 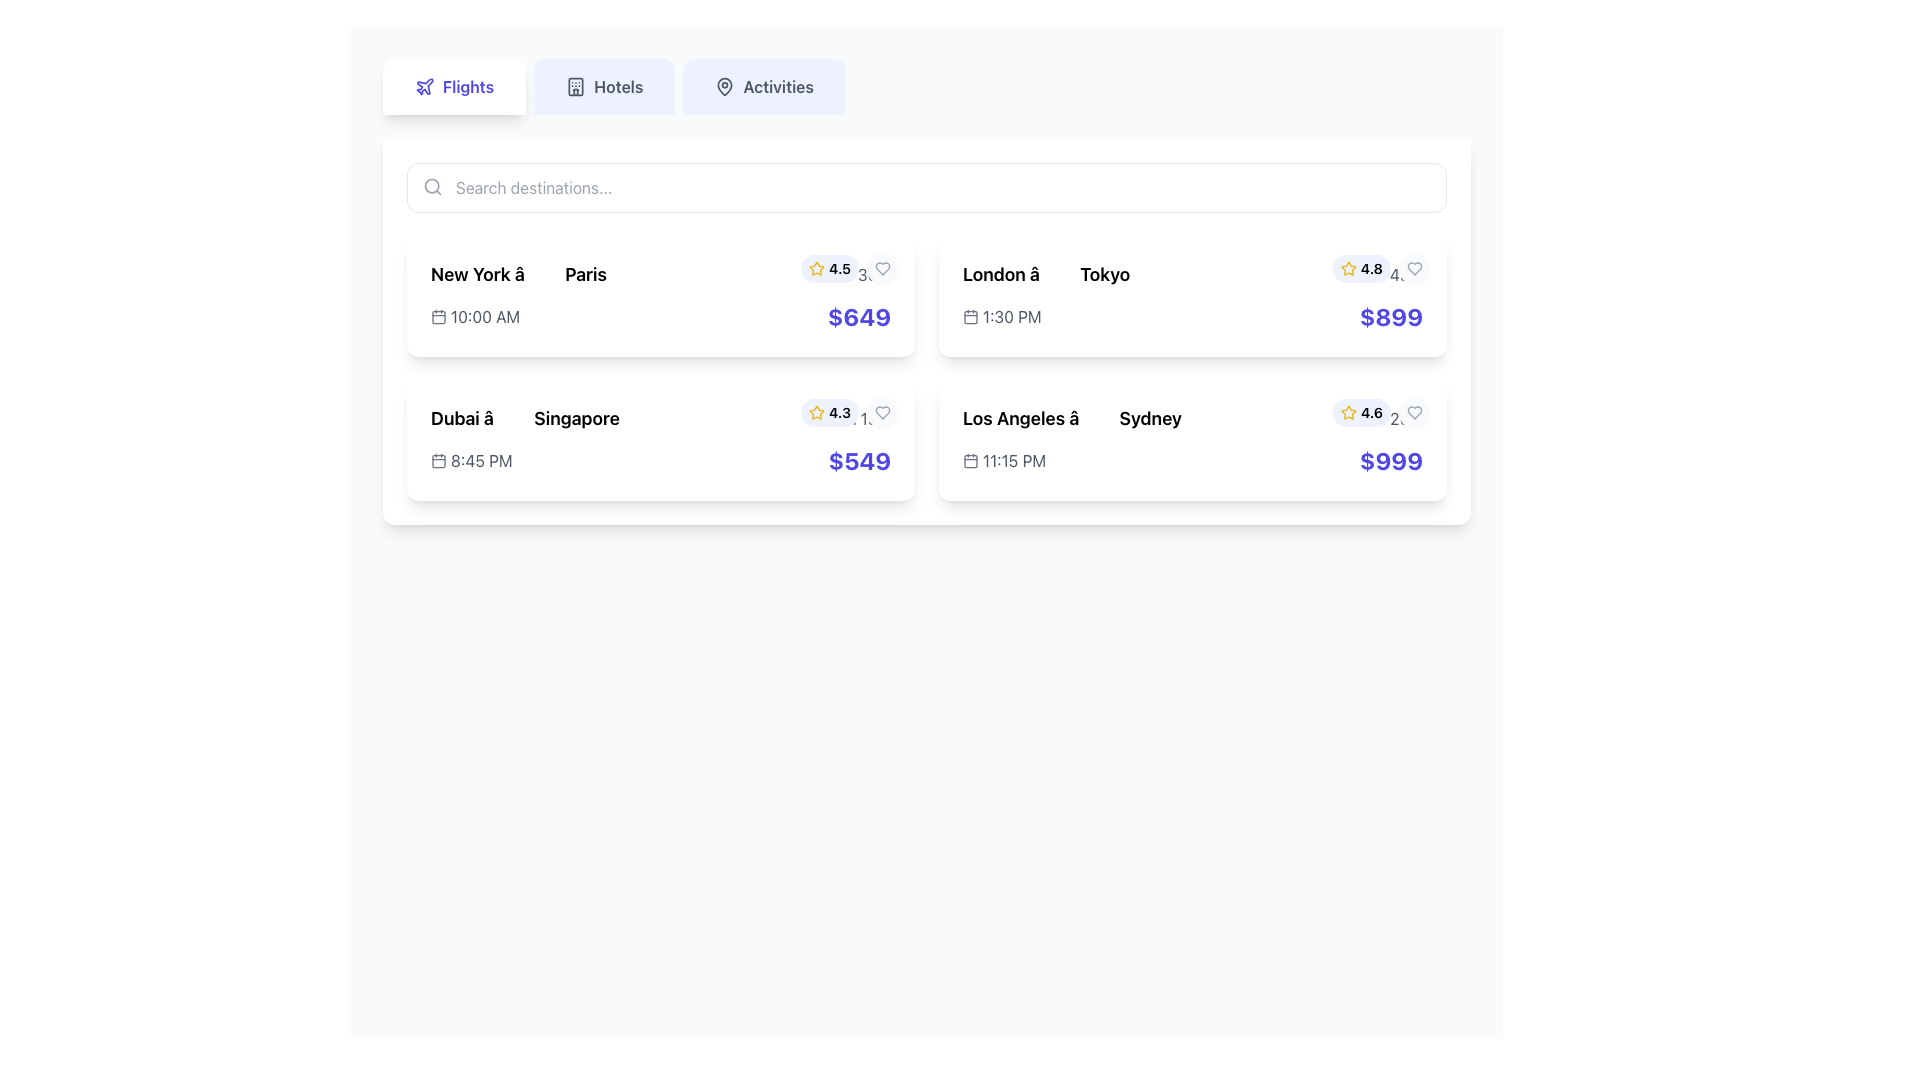 What do you see at coordinates (1012, 315) in the screenshot?
I see `time displayed on the Text label located in the second card under the 'Flights' tab, positioned below 'London → Tokyo' and to the right of the calendar icon` at bounding box center [1012, 315].